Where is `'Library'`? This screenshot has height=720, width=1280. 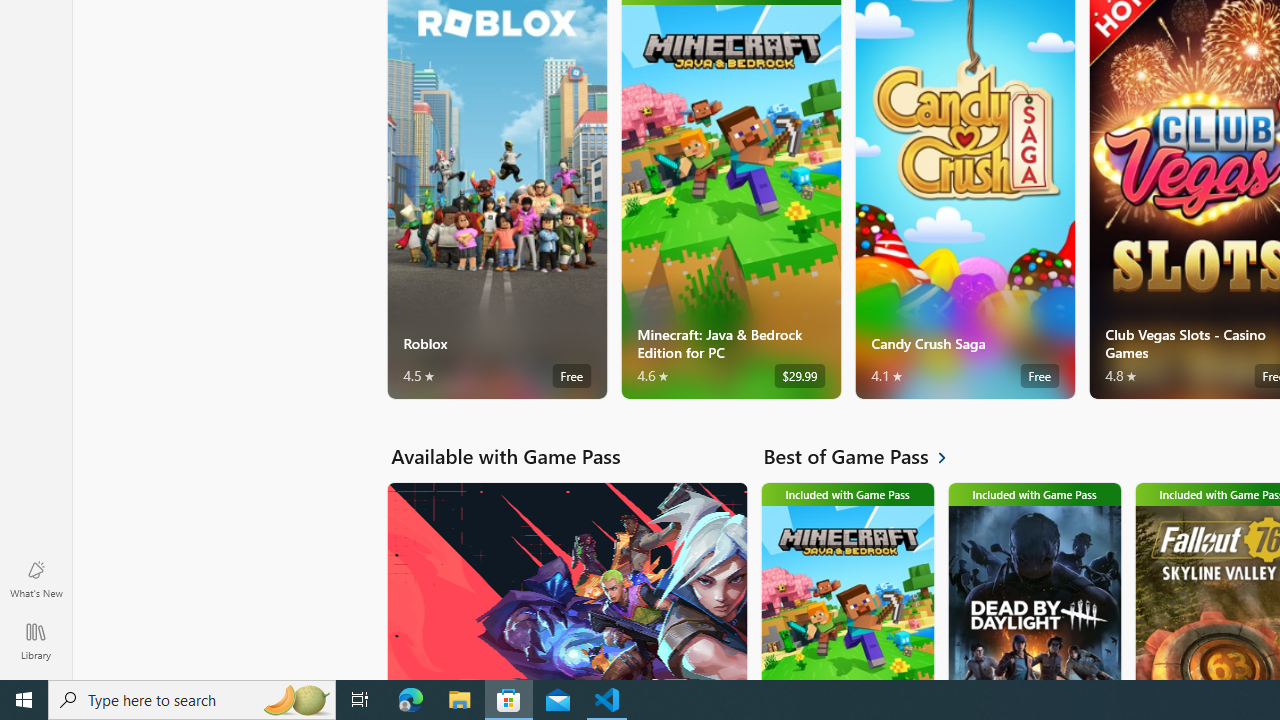
'Library' is located at coordinates (35, 640).